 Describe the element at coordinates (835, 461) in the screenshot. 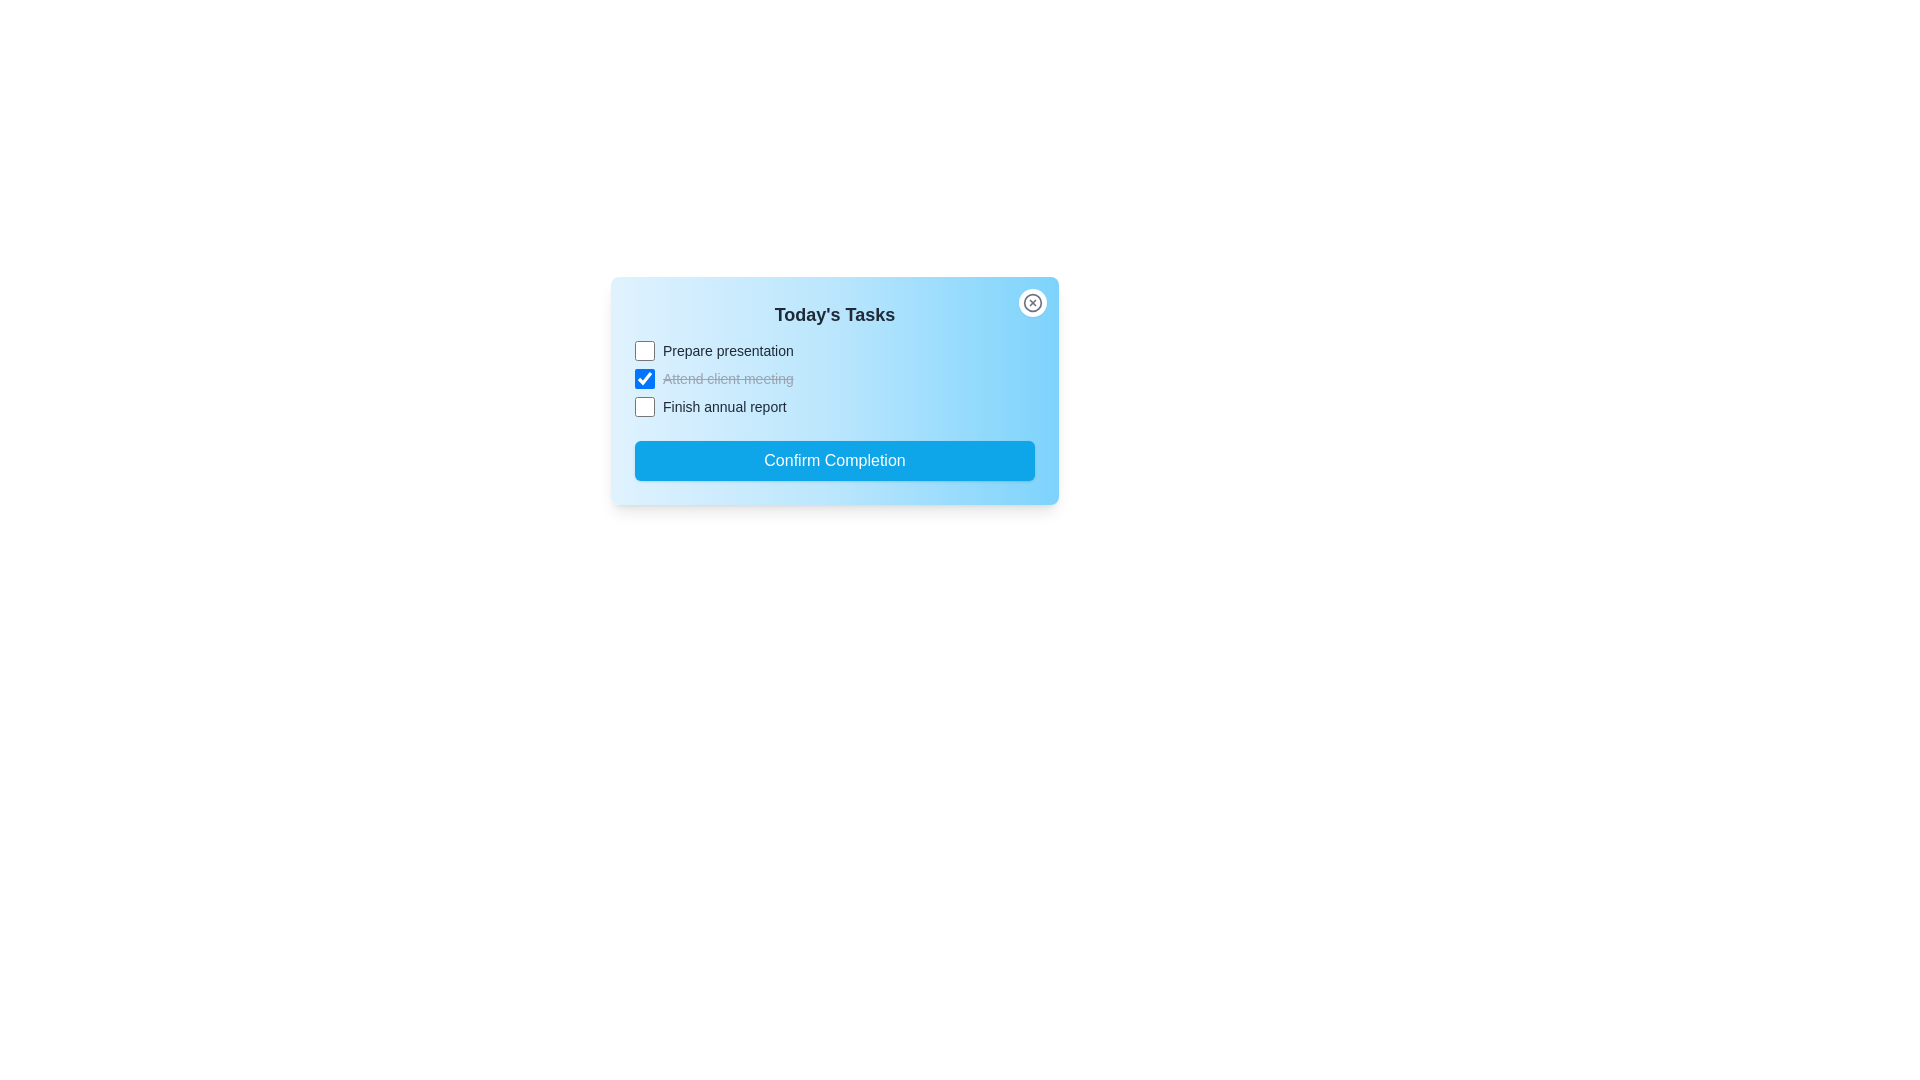

I see `the 'Confirm Completion' button to confirm that all tasks are reviewed` at that location.